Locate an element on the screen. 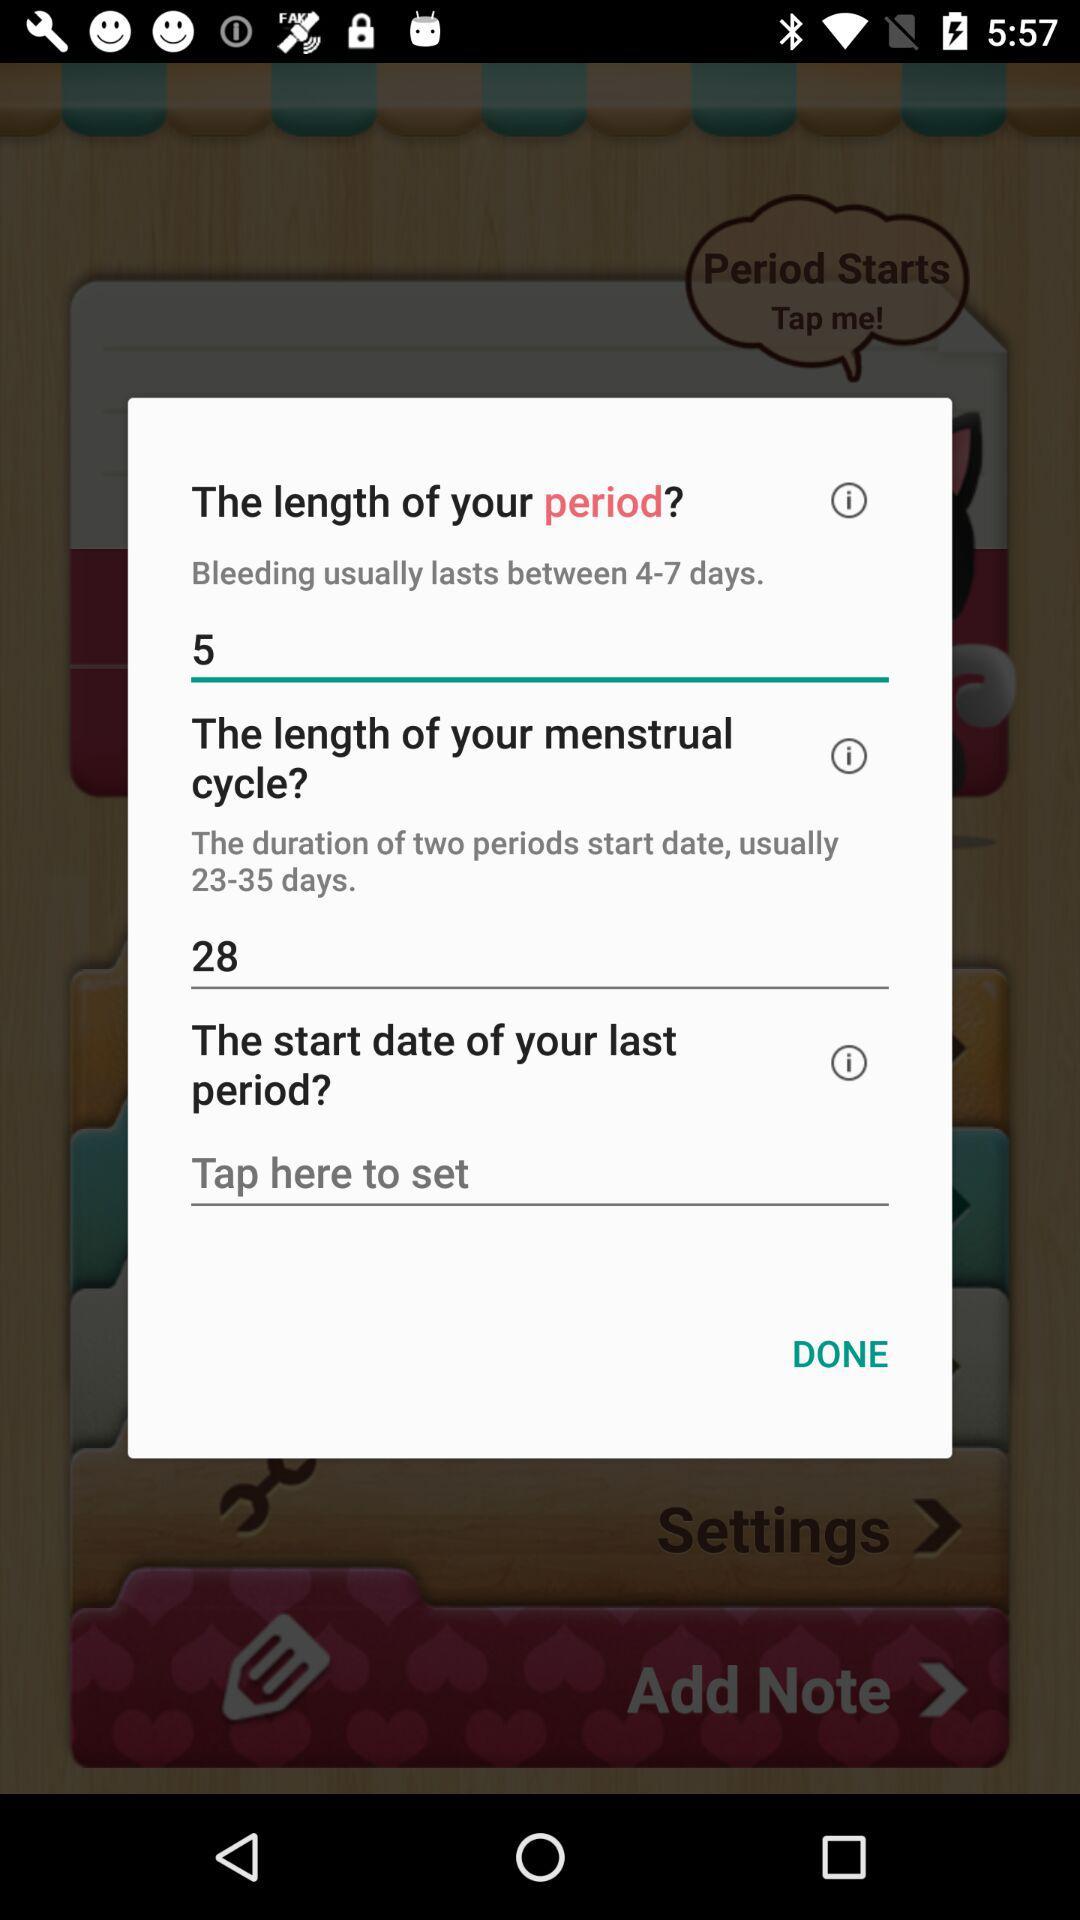 This screenshot has width=1080, height=1920. the 28 is located at coordinates (540, 956).